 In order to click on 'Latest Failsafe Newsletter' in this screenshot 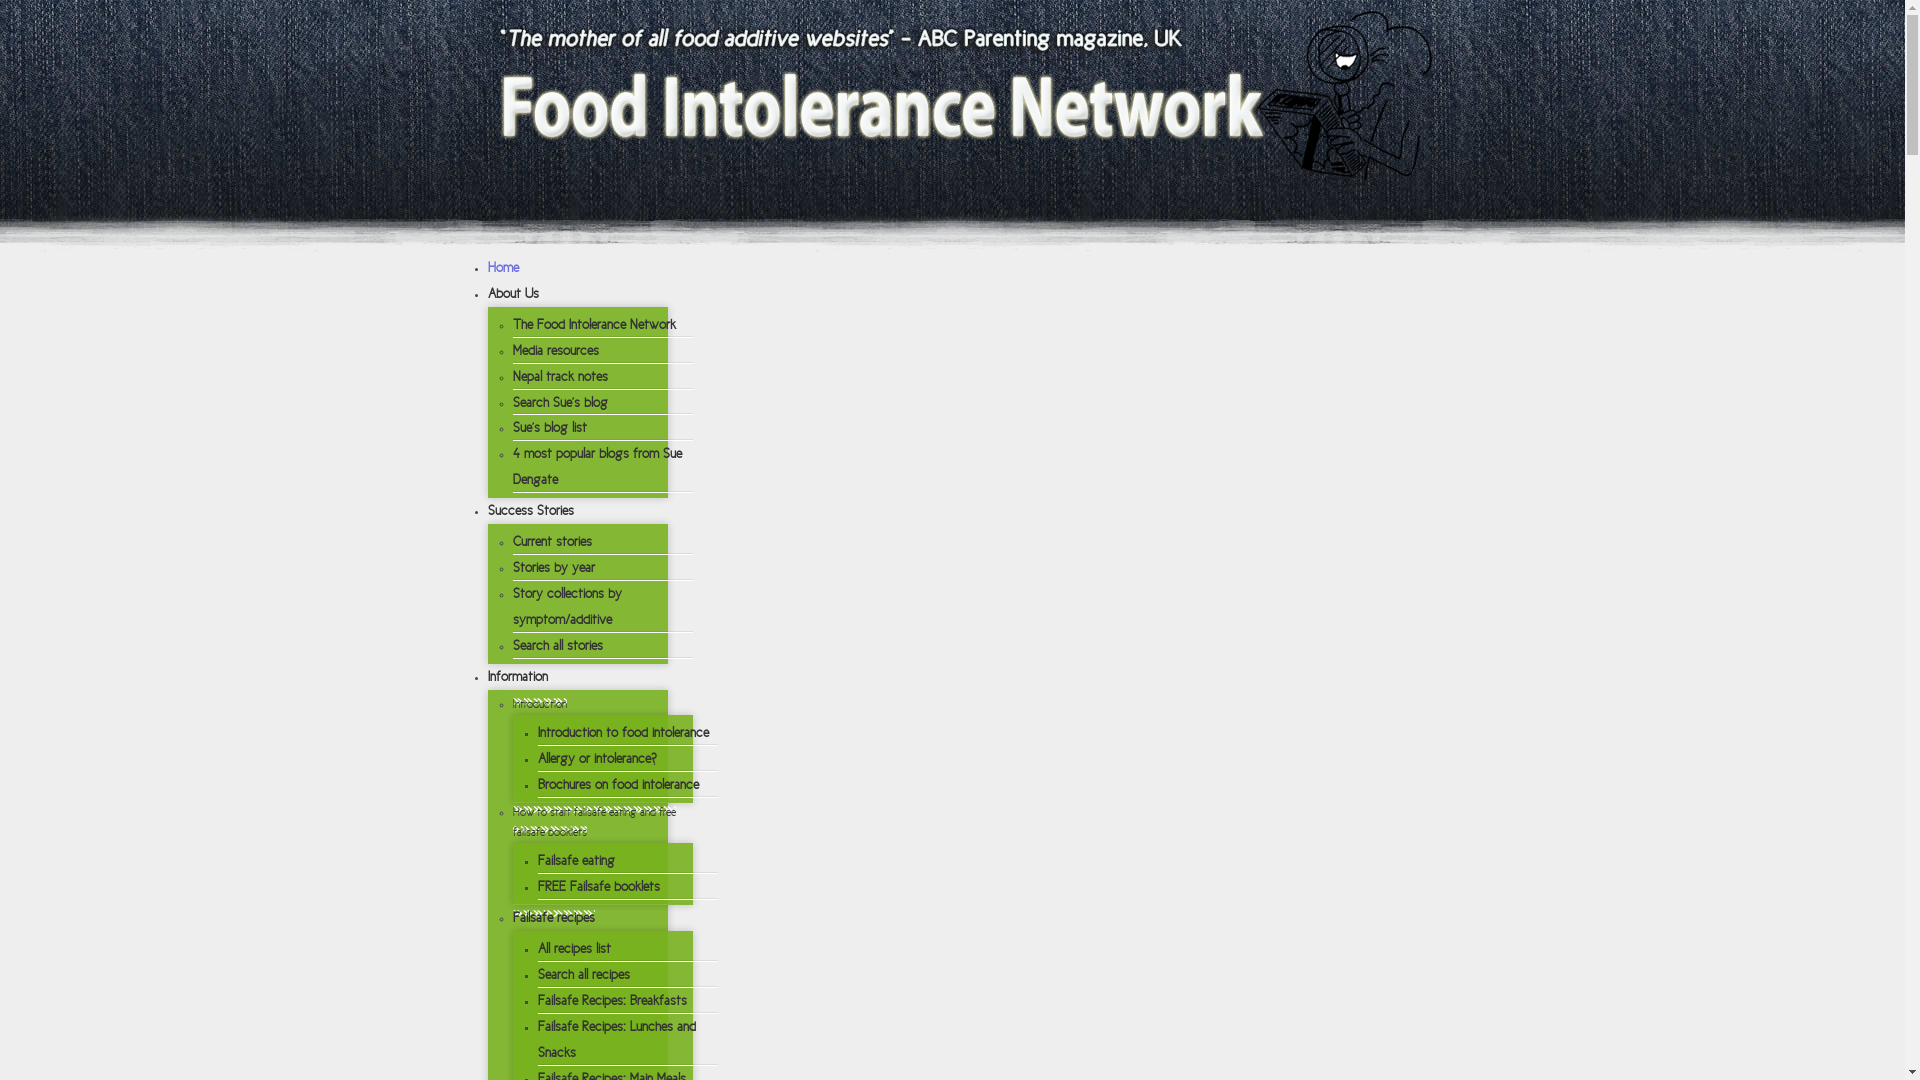, I will do `click(599, 693)`.